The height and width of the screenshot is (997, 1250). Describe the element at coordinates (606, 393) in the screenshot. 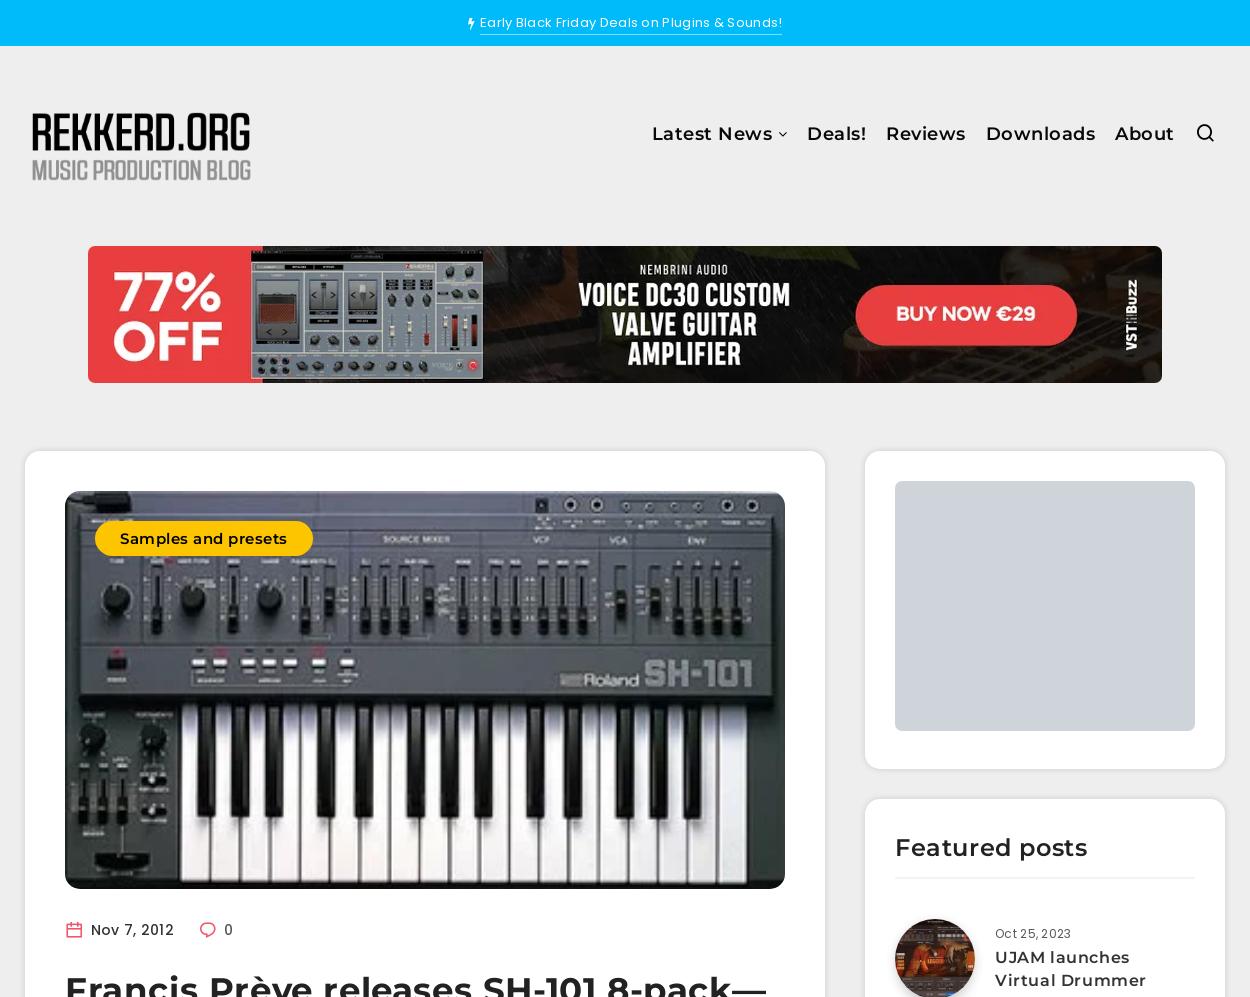

I see `'Other News'` at that location.